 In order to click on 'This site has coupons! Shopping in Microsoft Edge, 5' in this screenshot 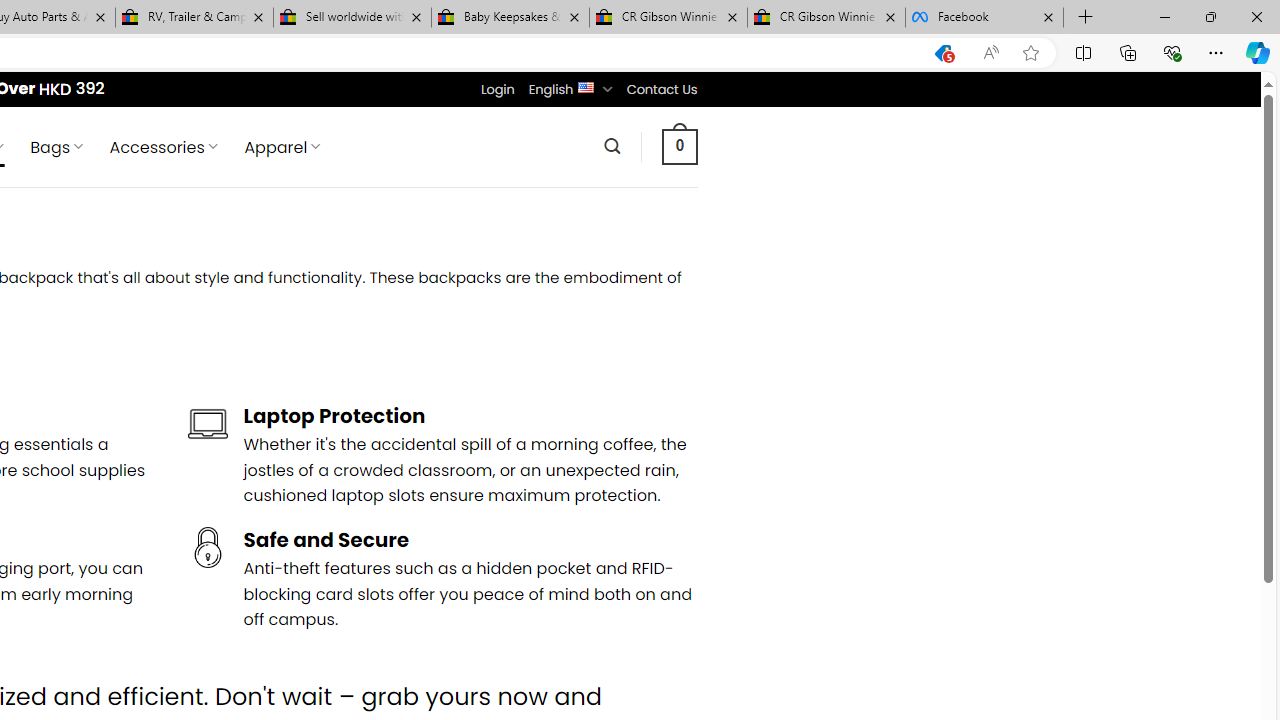, I will do `click(942, 52)`.